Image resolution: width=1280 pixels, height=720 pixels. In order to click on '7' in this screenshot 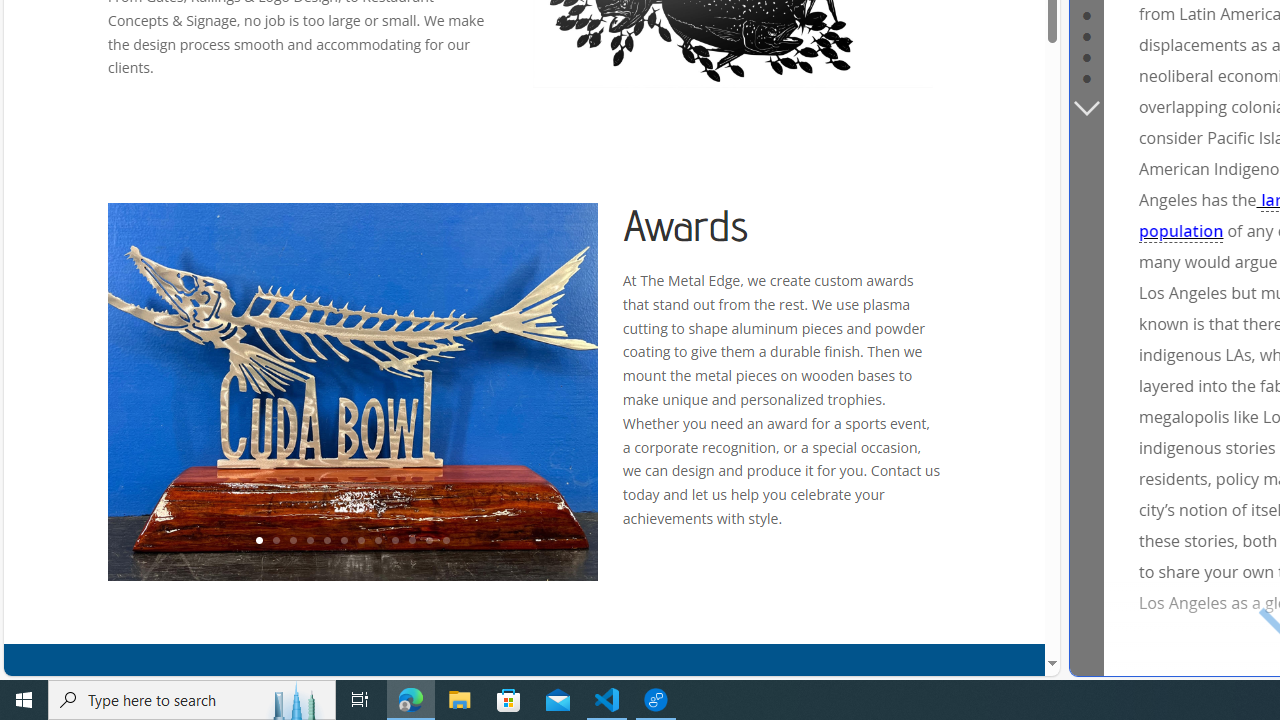, I will do `click(360, 541)`.